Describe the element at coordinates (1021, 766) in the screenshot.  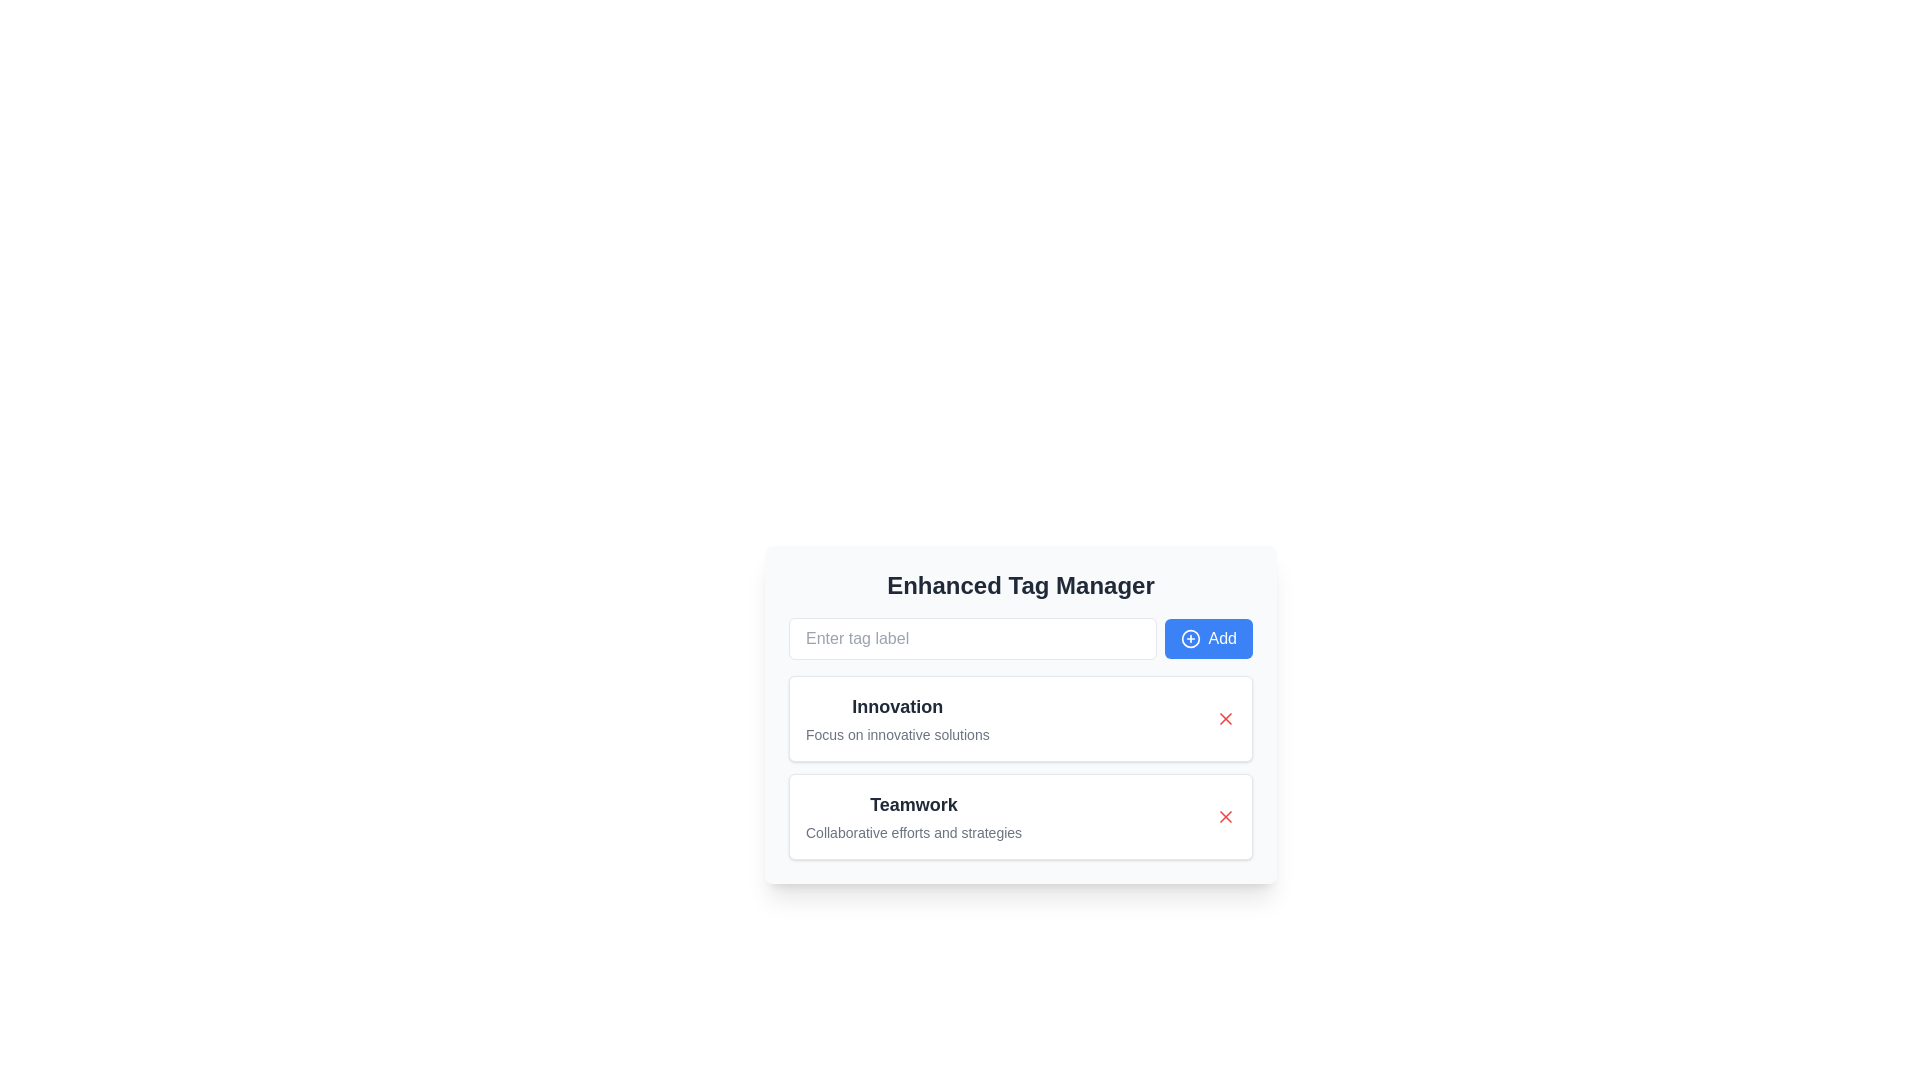
I see `the stacked list sections containing the titles 'Innovation' and 'Teamwork'` at that location.